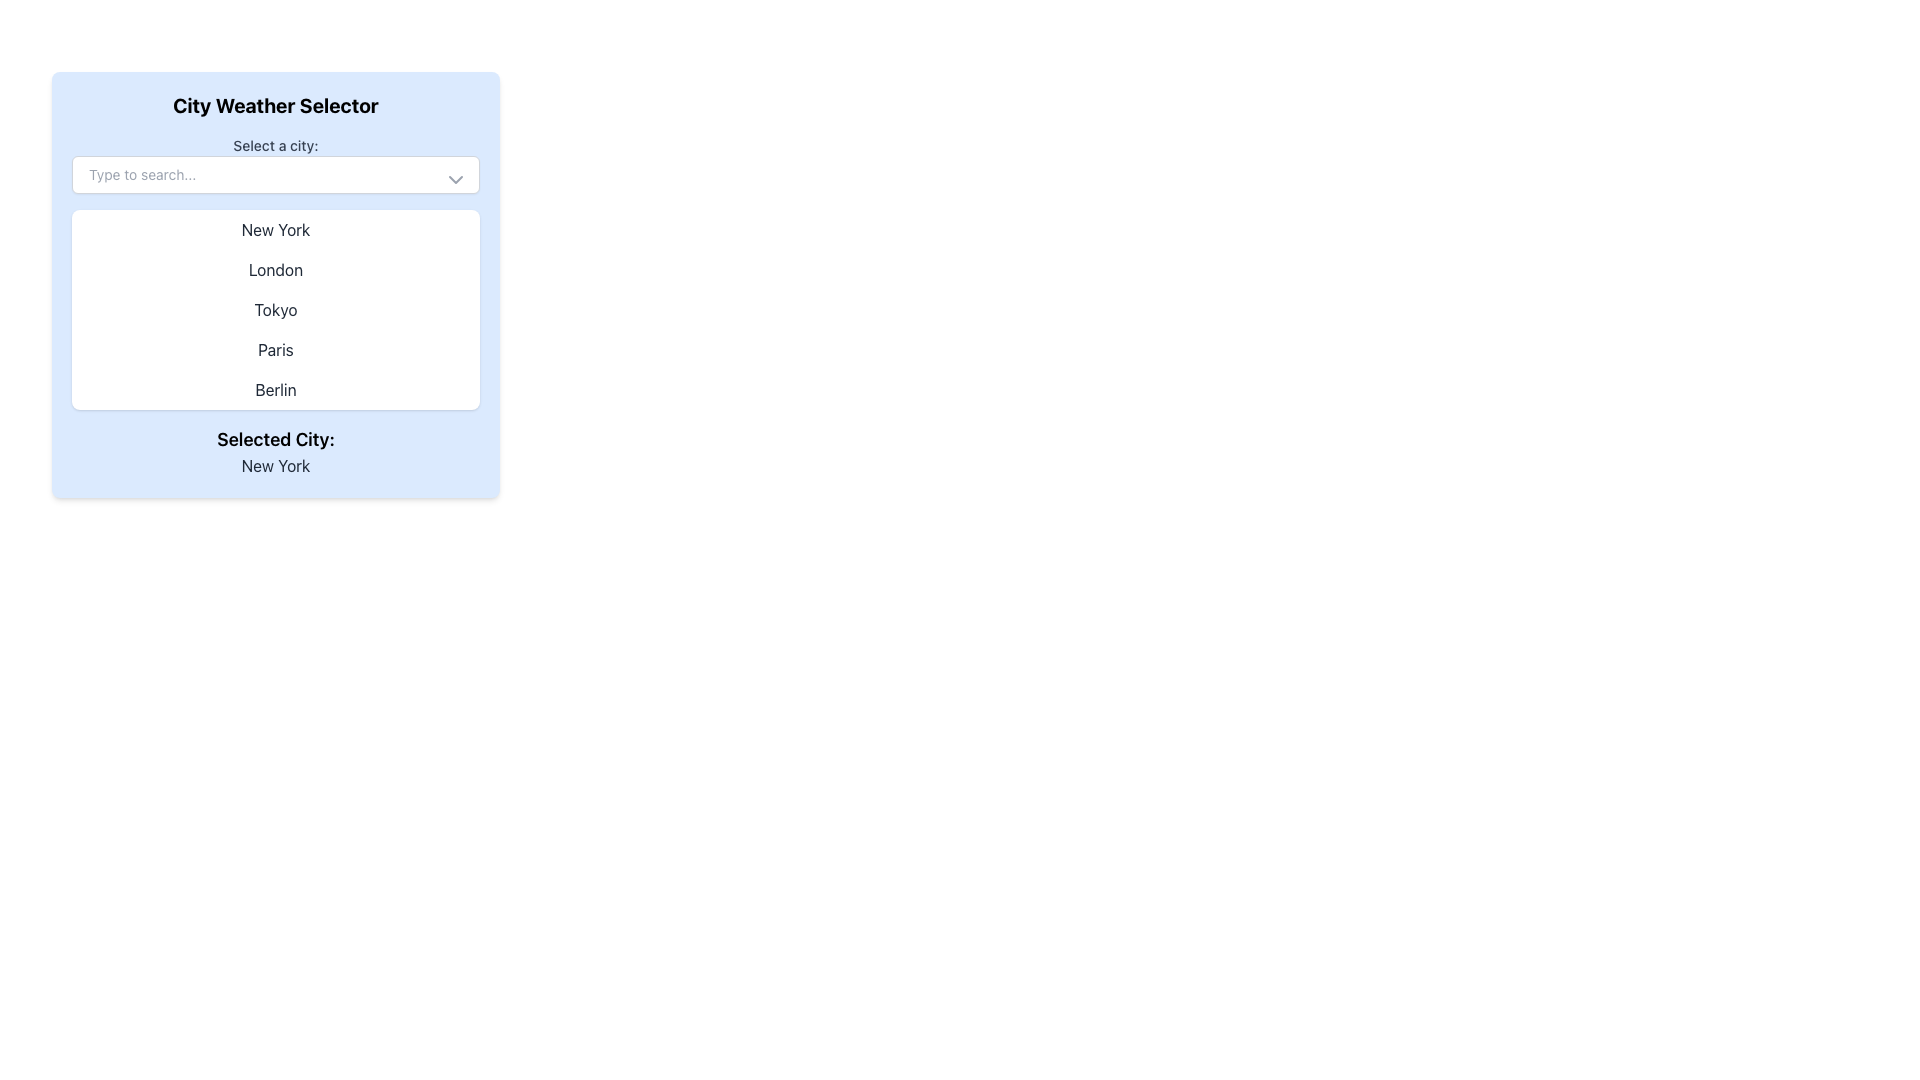  What do you see at coordinates (274, 164) in the screenshot?
I see `the chevron icon on the dropdown menu labeled 'Select a city:'` at bounding box center [274, 164].